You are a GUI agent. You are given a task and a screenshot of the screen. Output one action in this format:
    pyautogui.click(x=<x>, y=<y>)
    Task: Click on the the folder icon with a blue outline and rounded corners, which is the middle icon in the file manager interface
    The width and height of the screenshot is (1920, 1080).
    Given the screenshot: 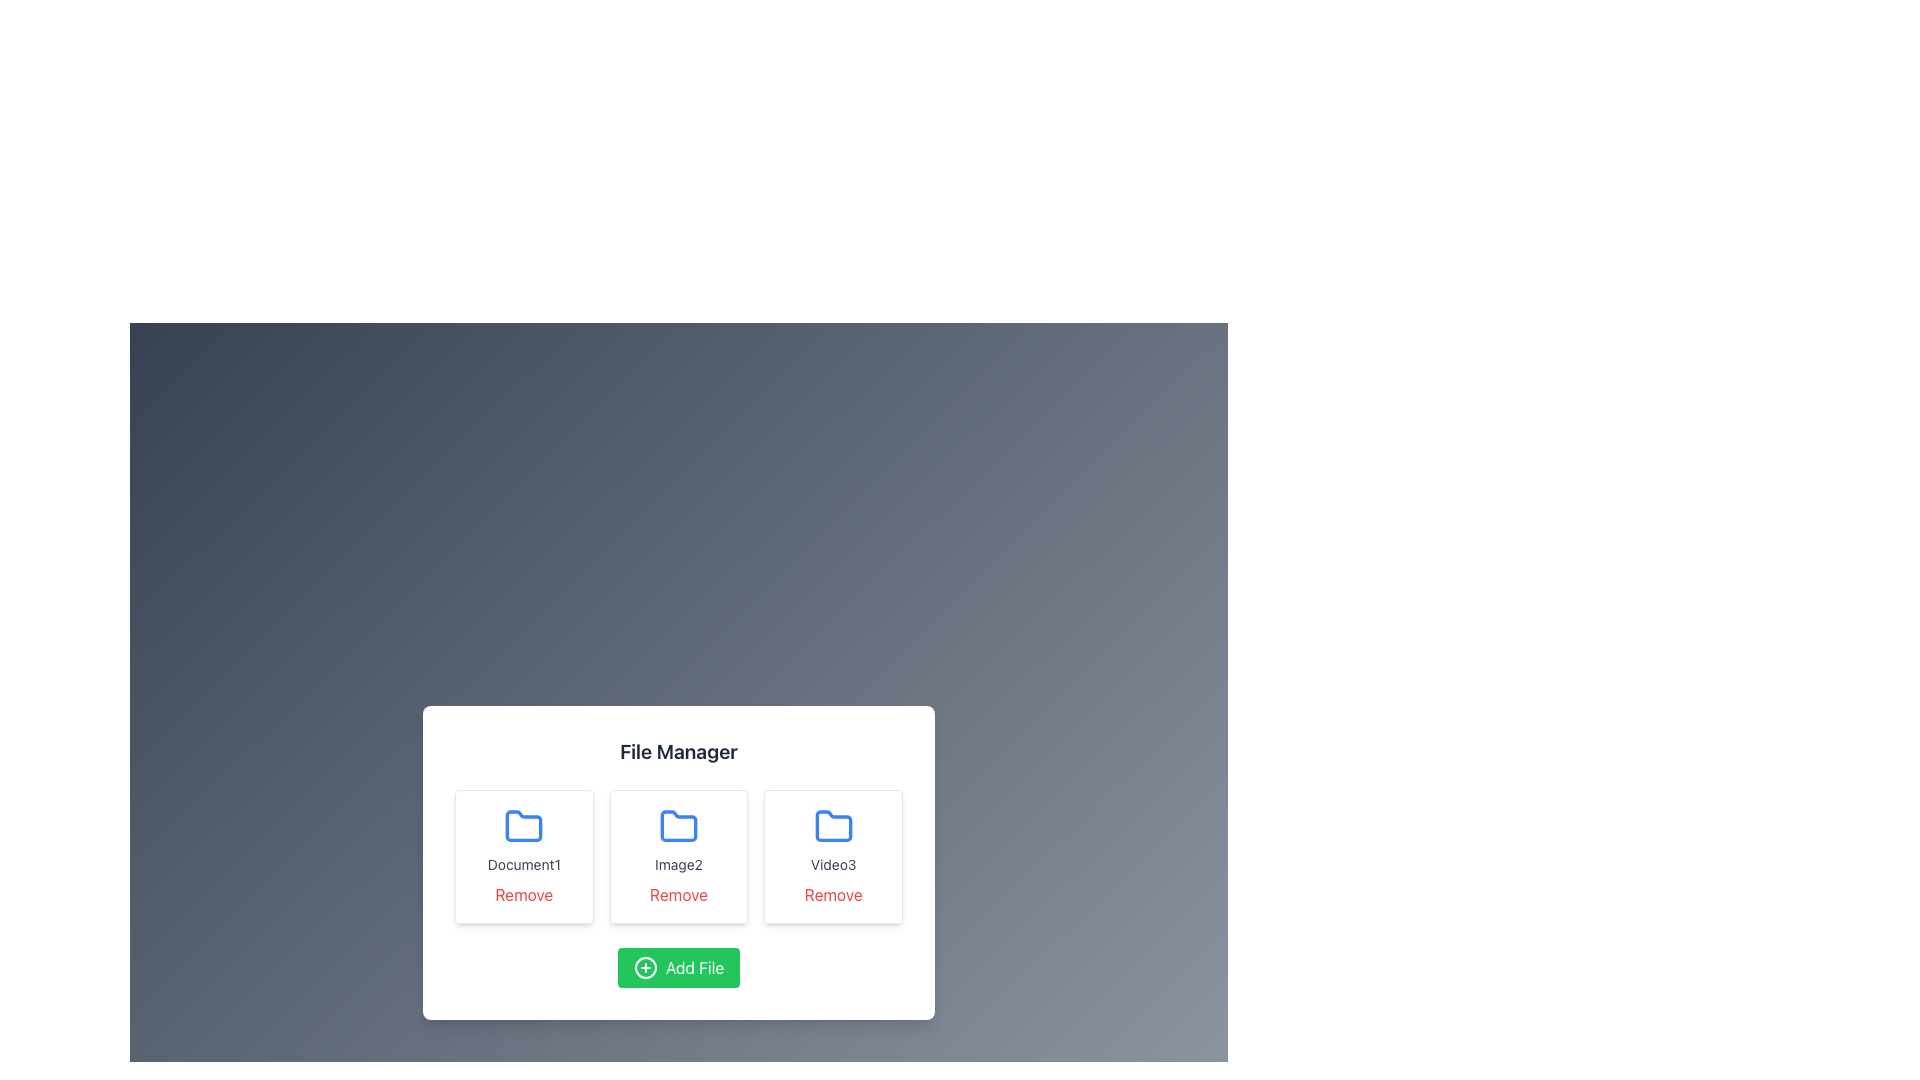 What is the action you would take?
    pyautogui.click(x=678, y=826)
    